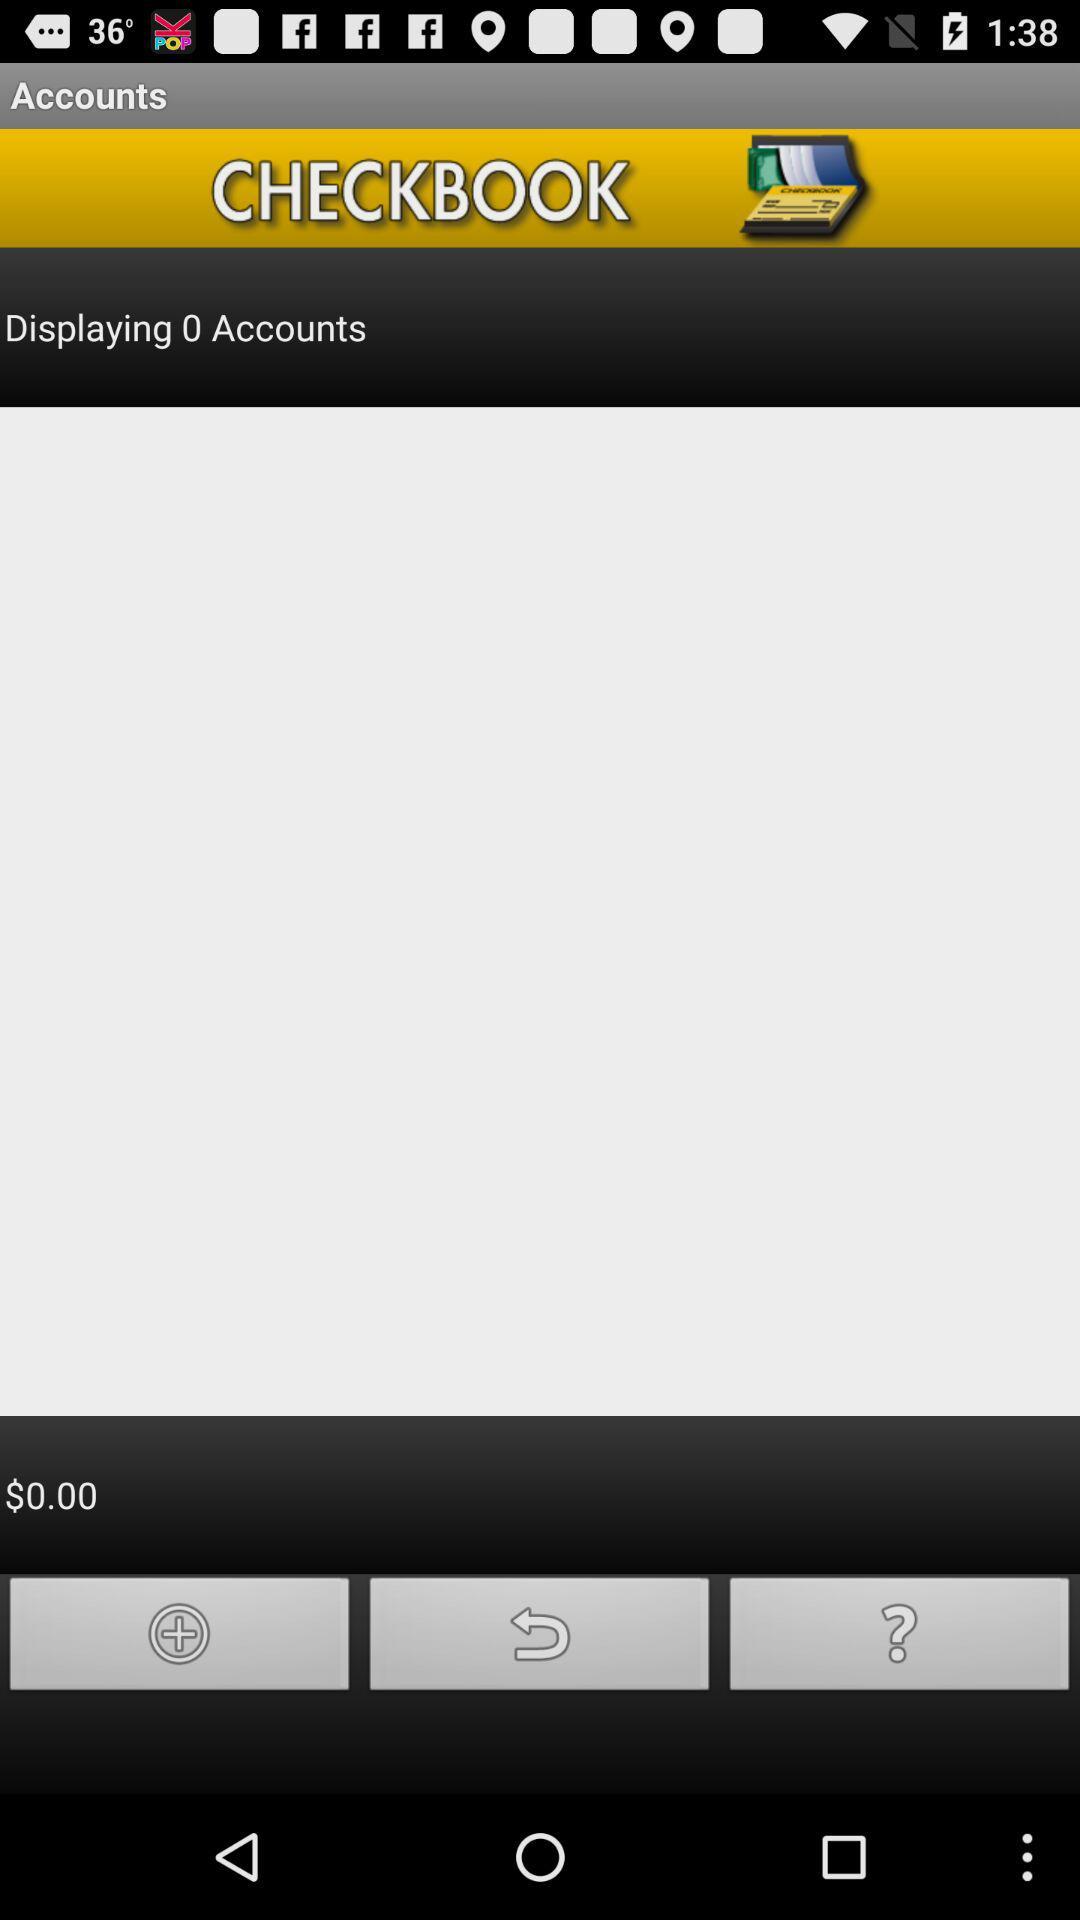  I want to click on the add icon, so click(180, 1754).